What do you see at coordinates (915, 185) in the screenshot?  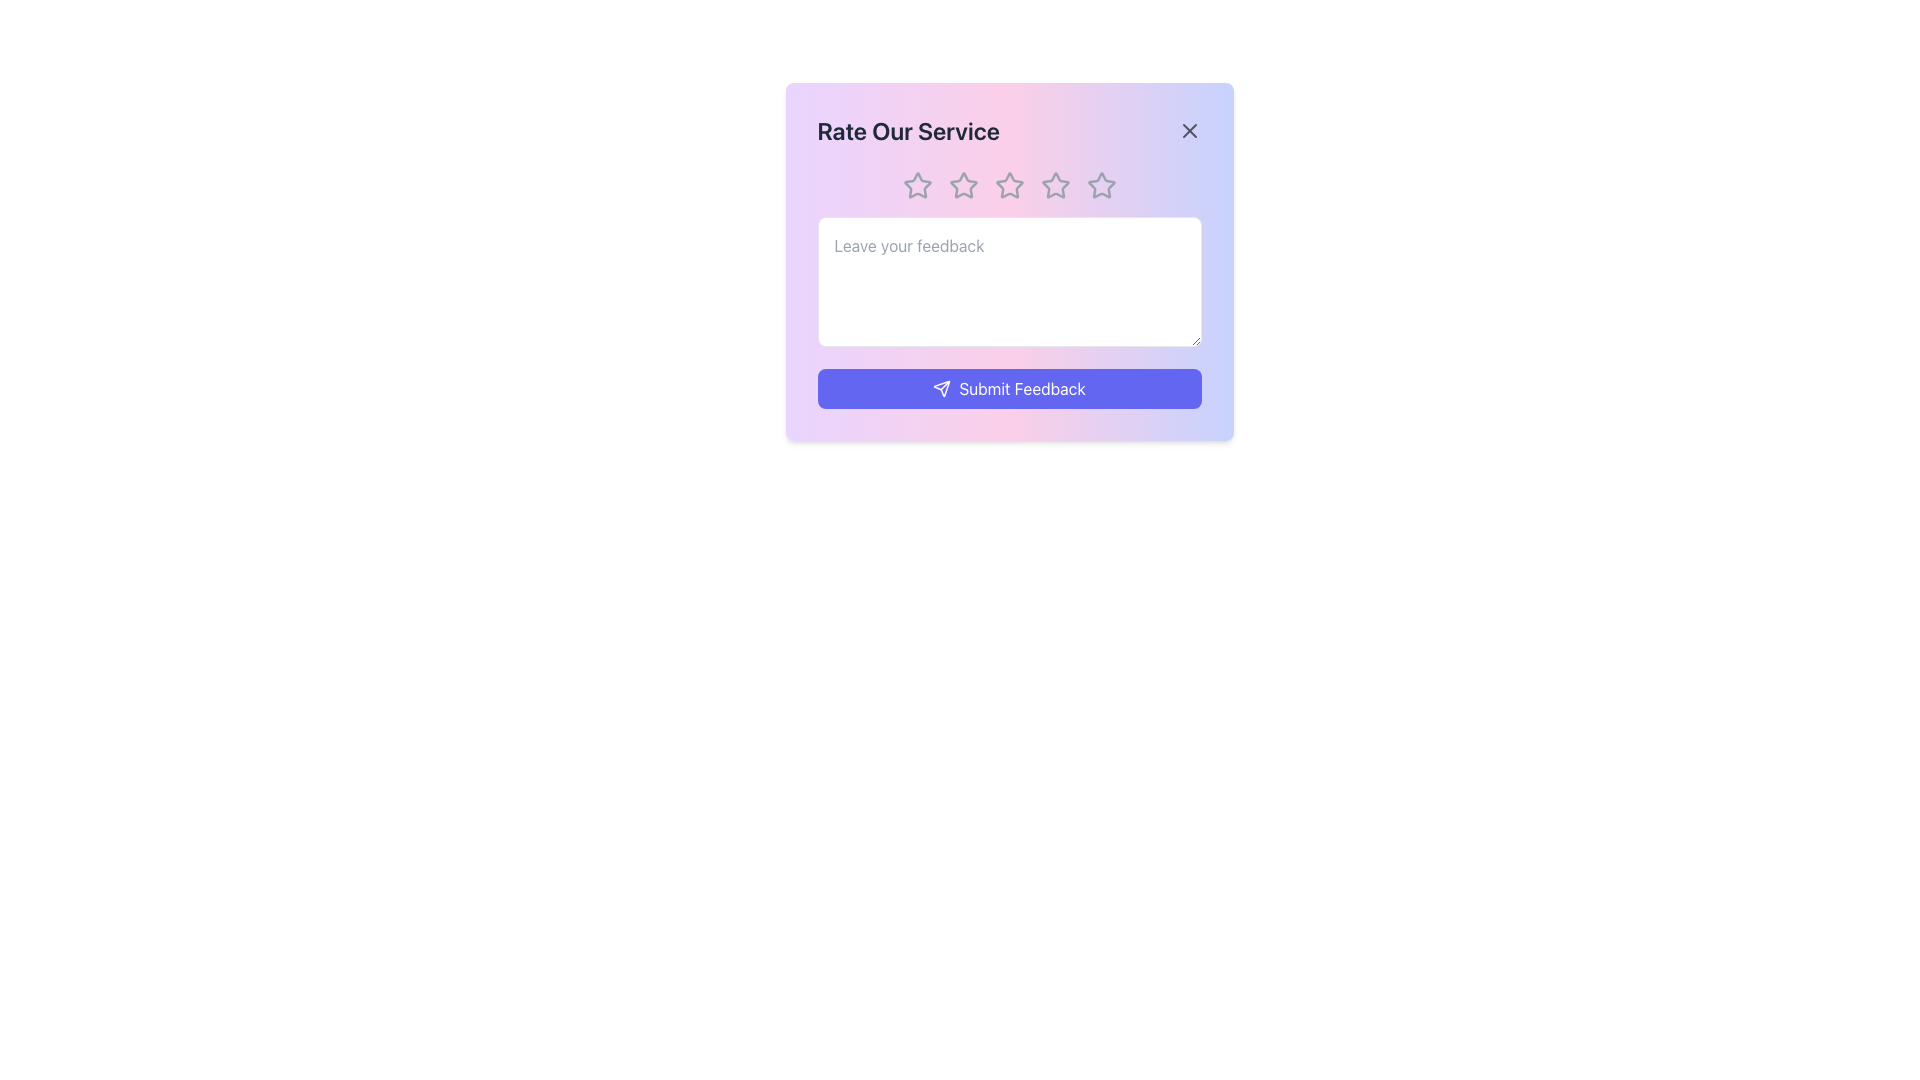 I see `the first star icon in the 'Rate Our Service' card` at bounding box center [915, 185].